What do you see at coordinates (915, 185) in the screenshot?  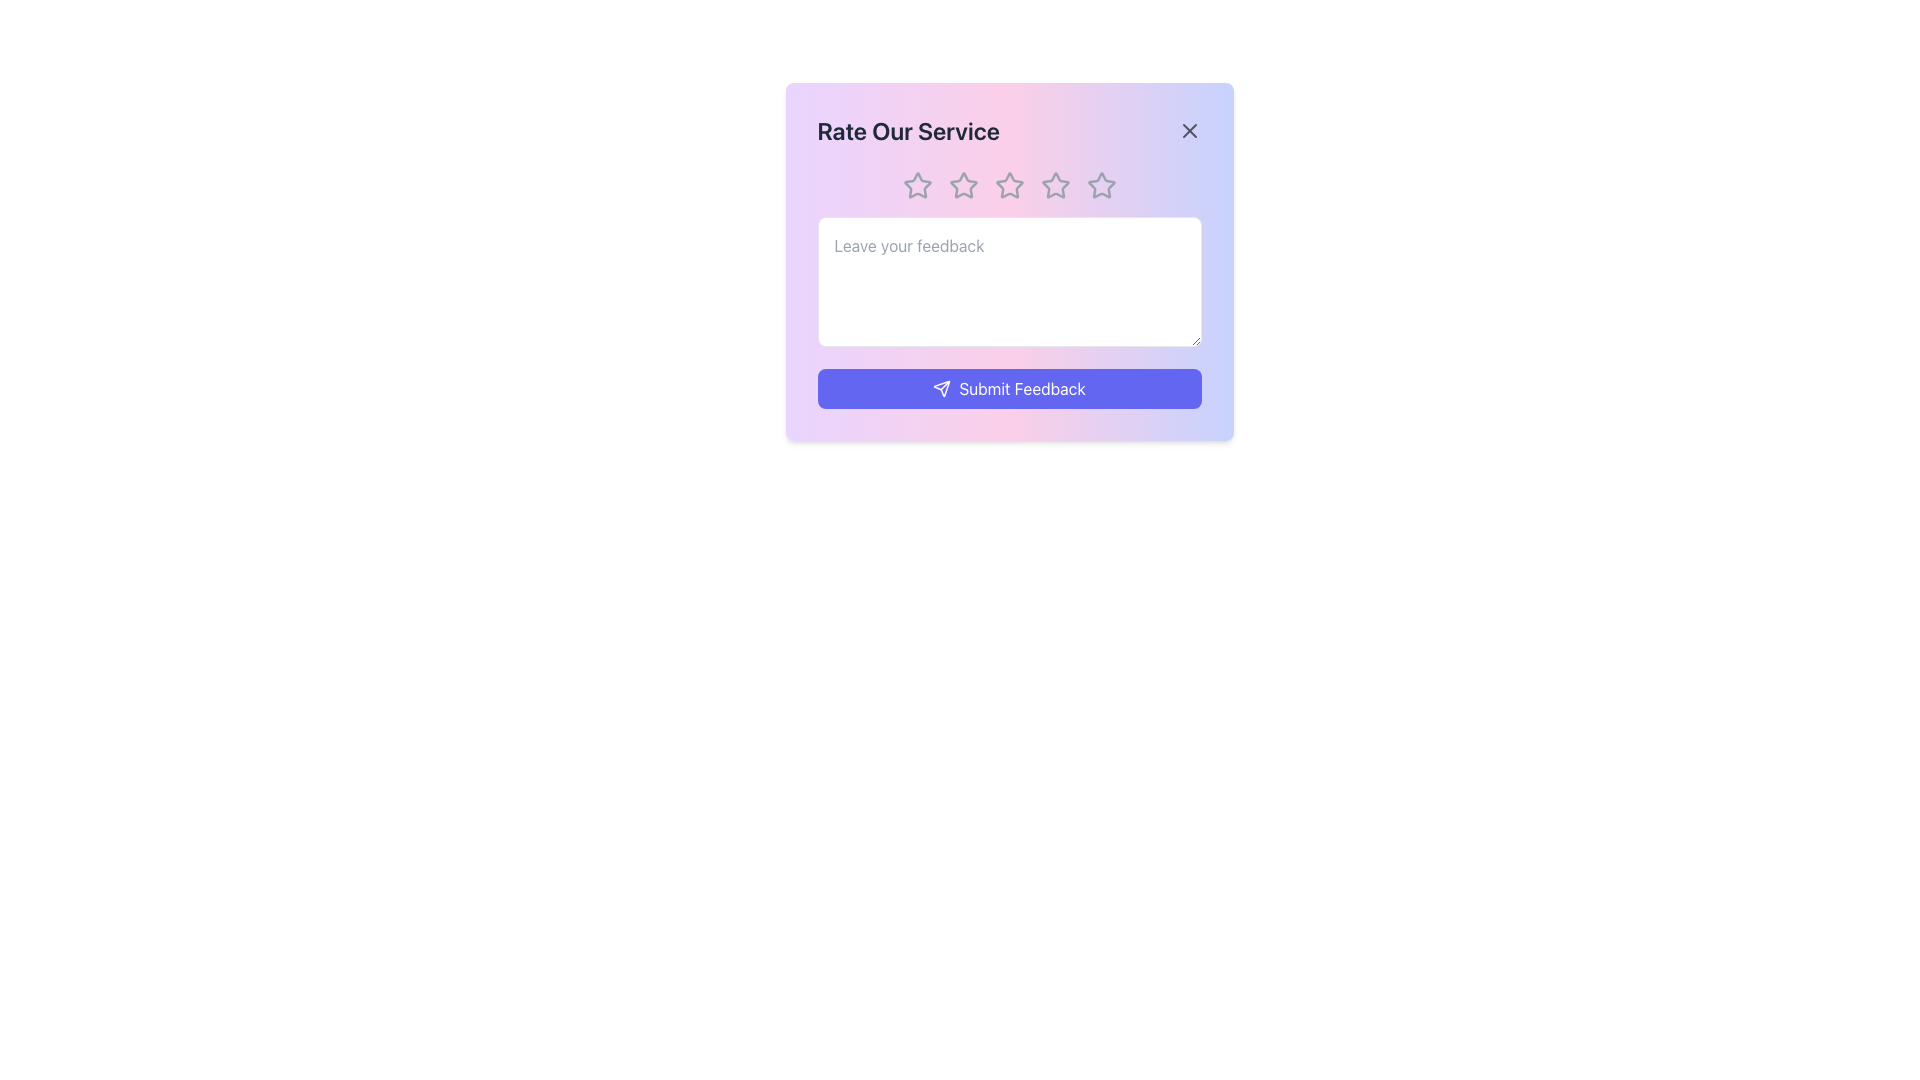 I see `the first star icon in the 'Rate Our Service' card` at bounding box center [915, 185].